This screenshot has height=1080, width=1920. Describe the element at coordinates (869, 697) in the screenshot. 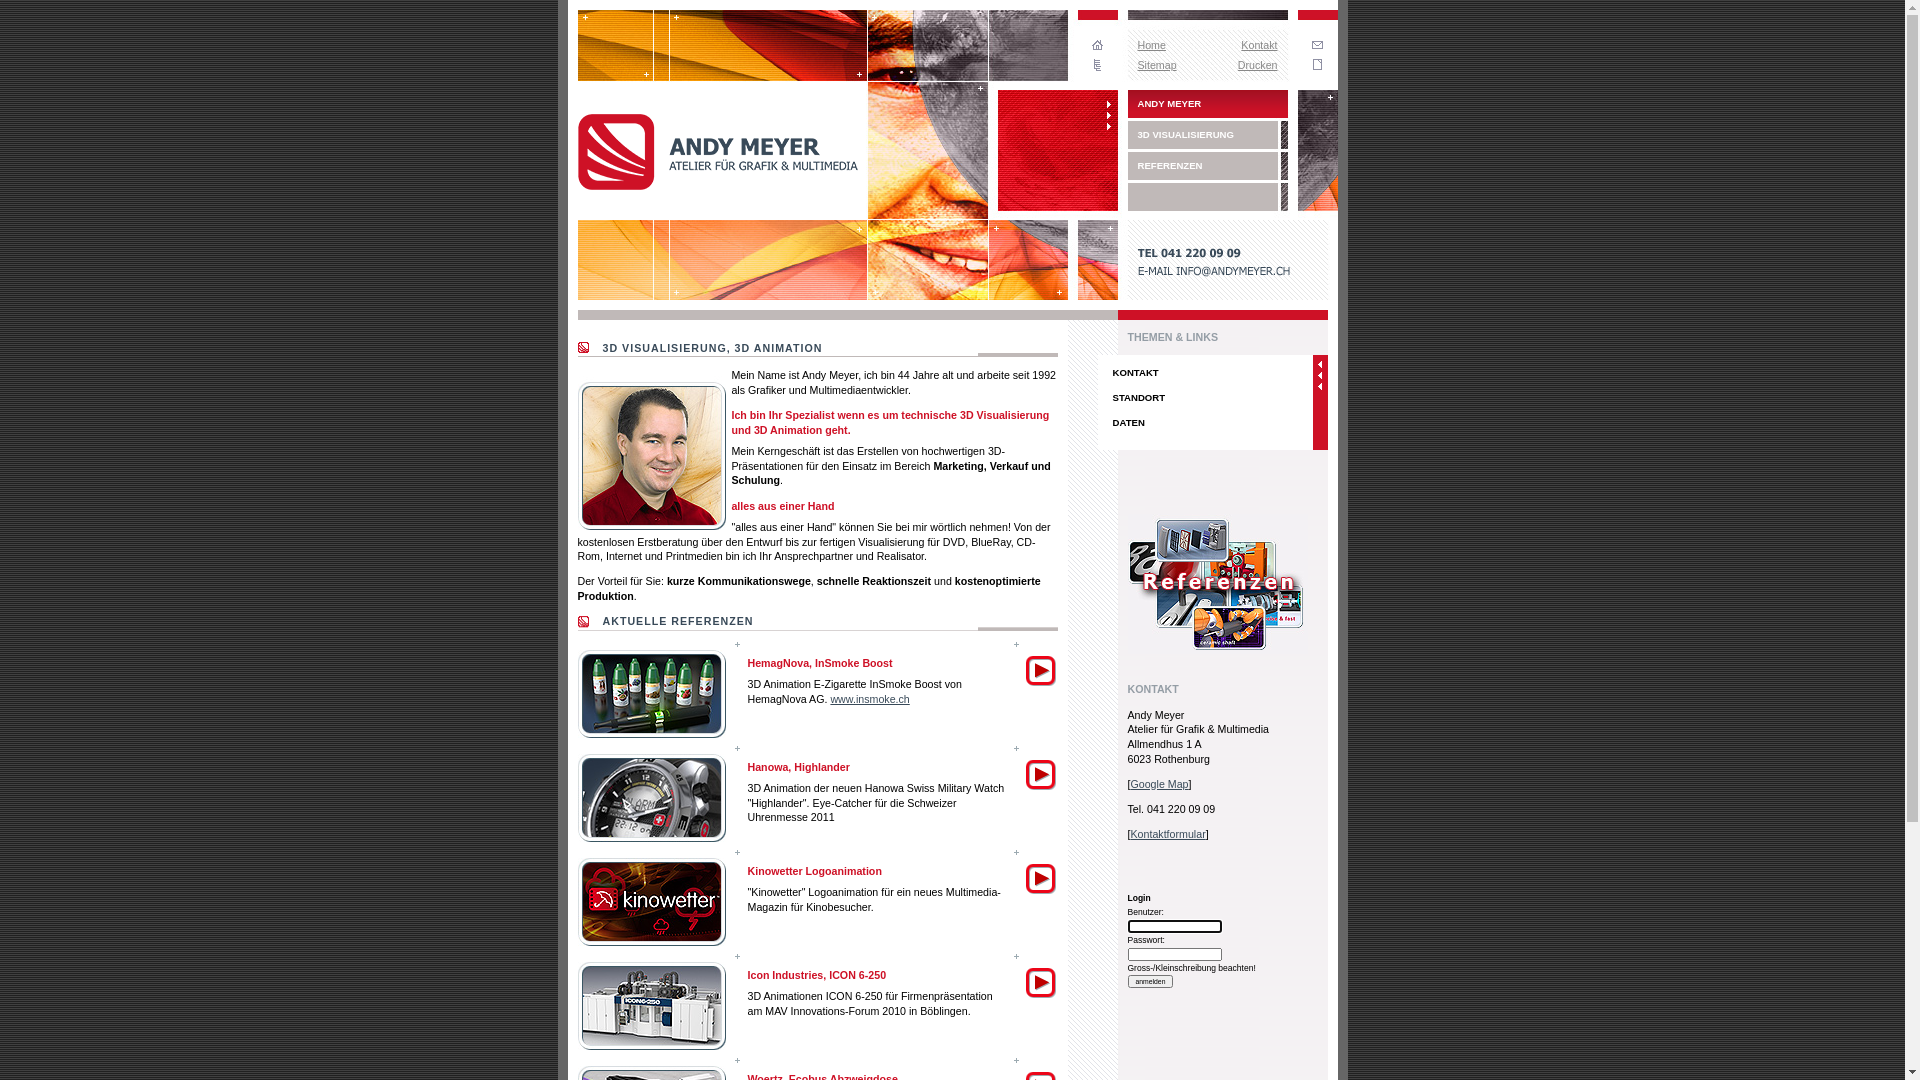

I see `'www.insmoke.ch'` at that location.